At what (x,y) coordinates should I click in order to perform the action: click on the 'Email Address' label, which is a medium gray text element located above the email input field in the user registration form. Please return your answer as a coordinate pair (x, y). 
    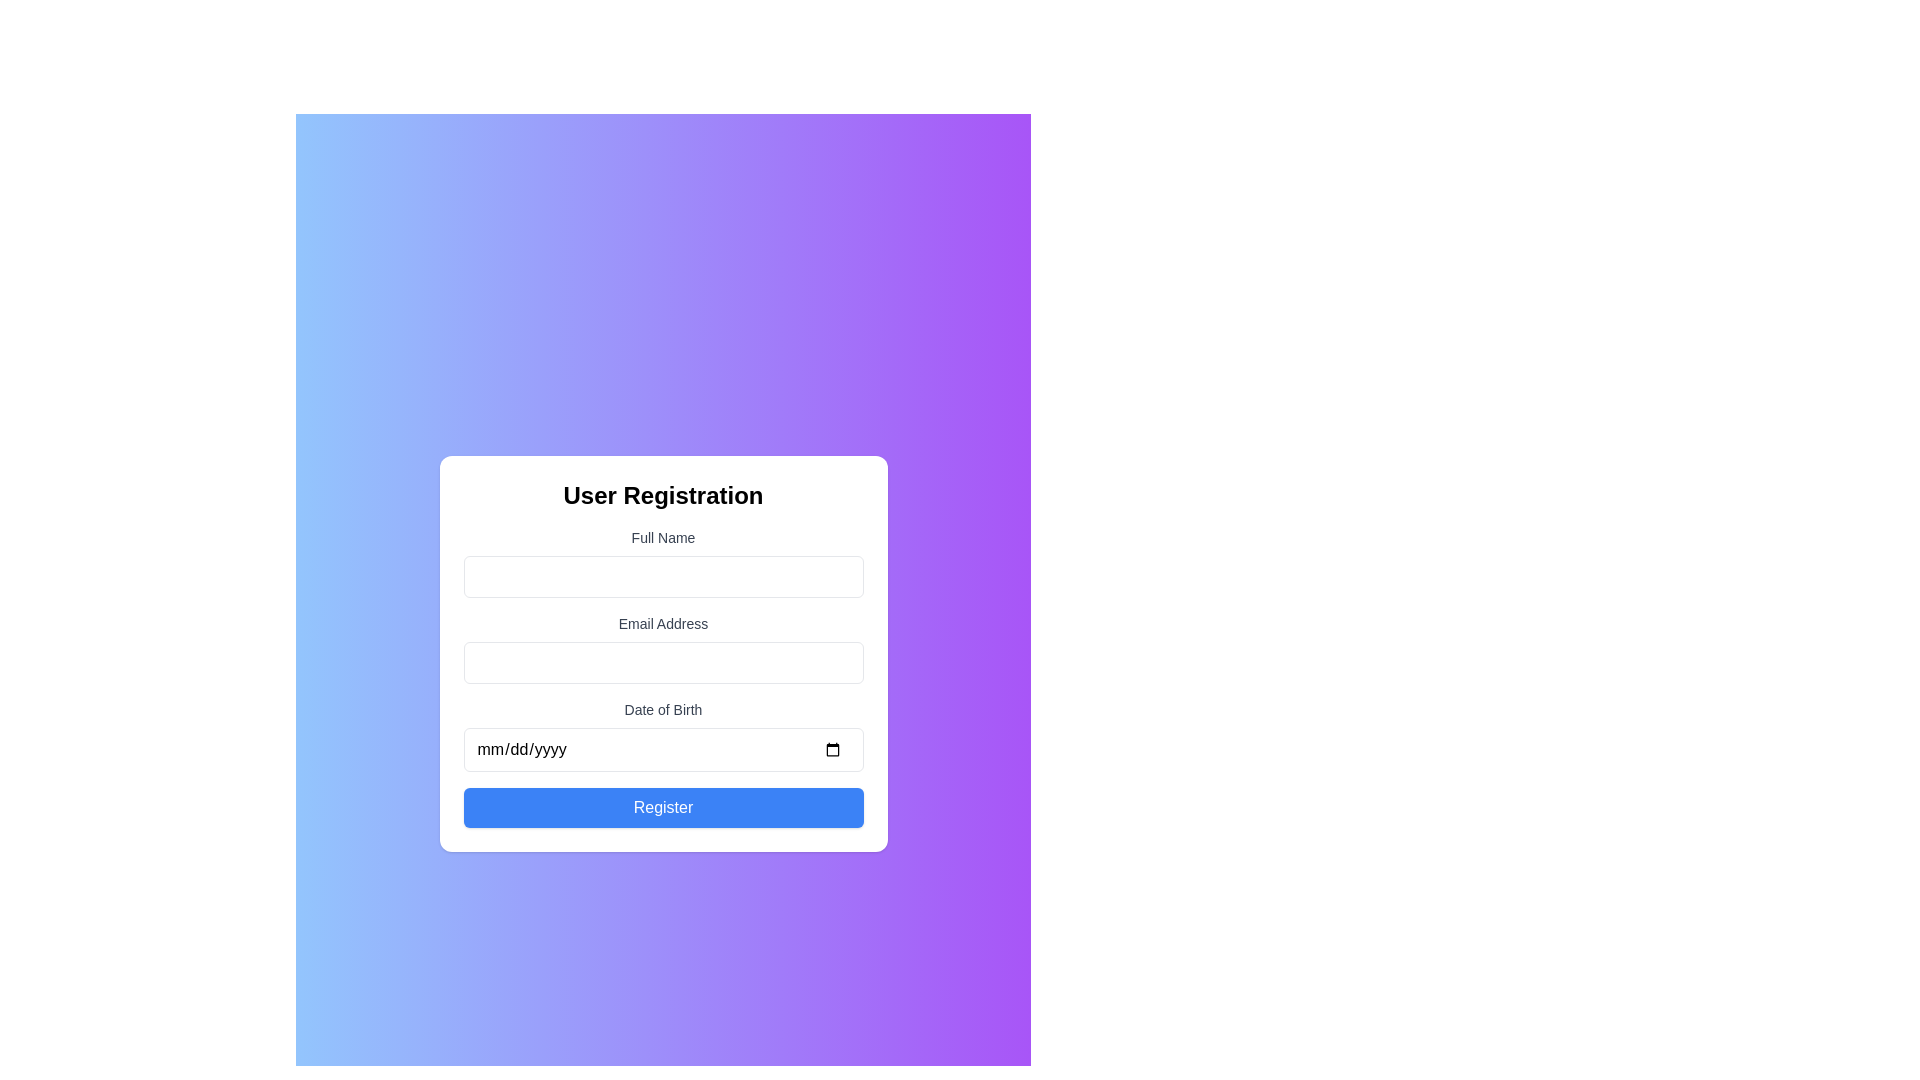
    Looking at the image, I should click on (663, 623).